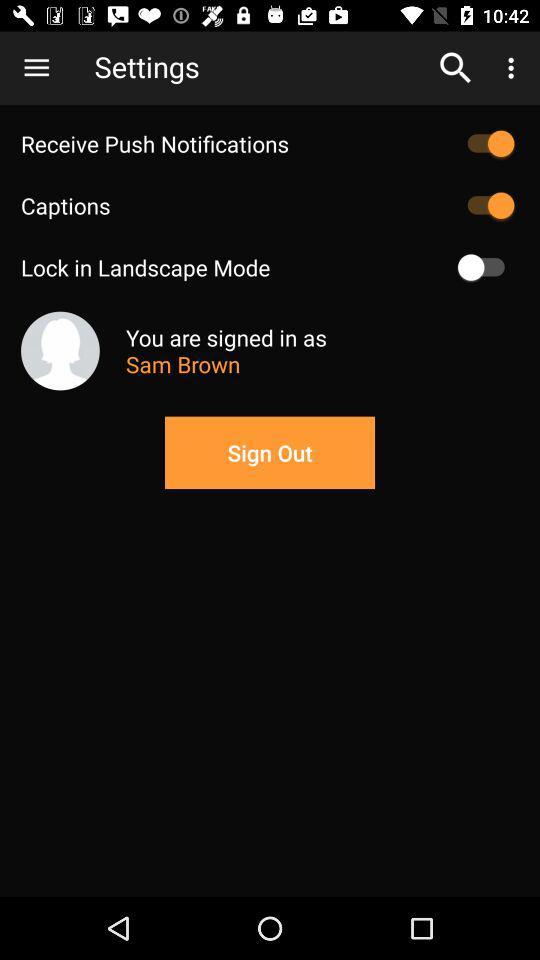  I want to click on sign out button on the page, so click(270, 453).